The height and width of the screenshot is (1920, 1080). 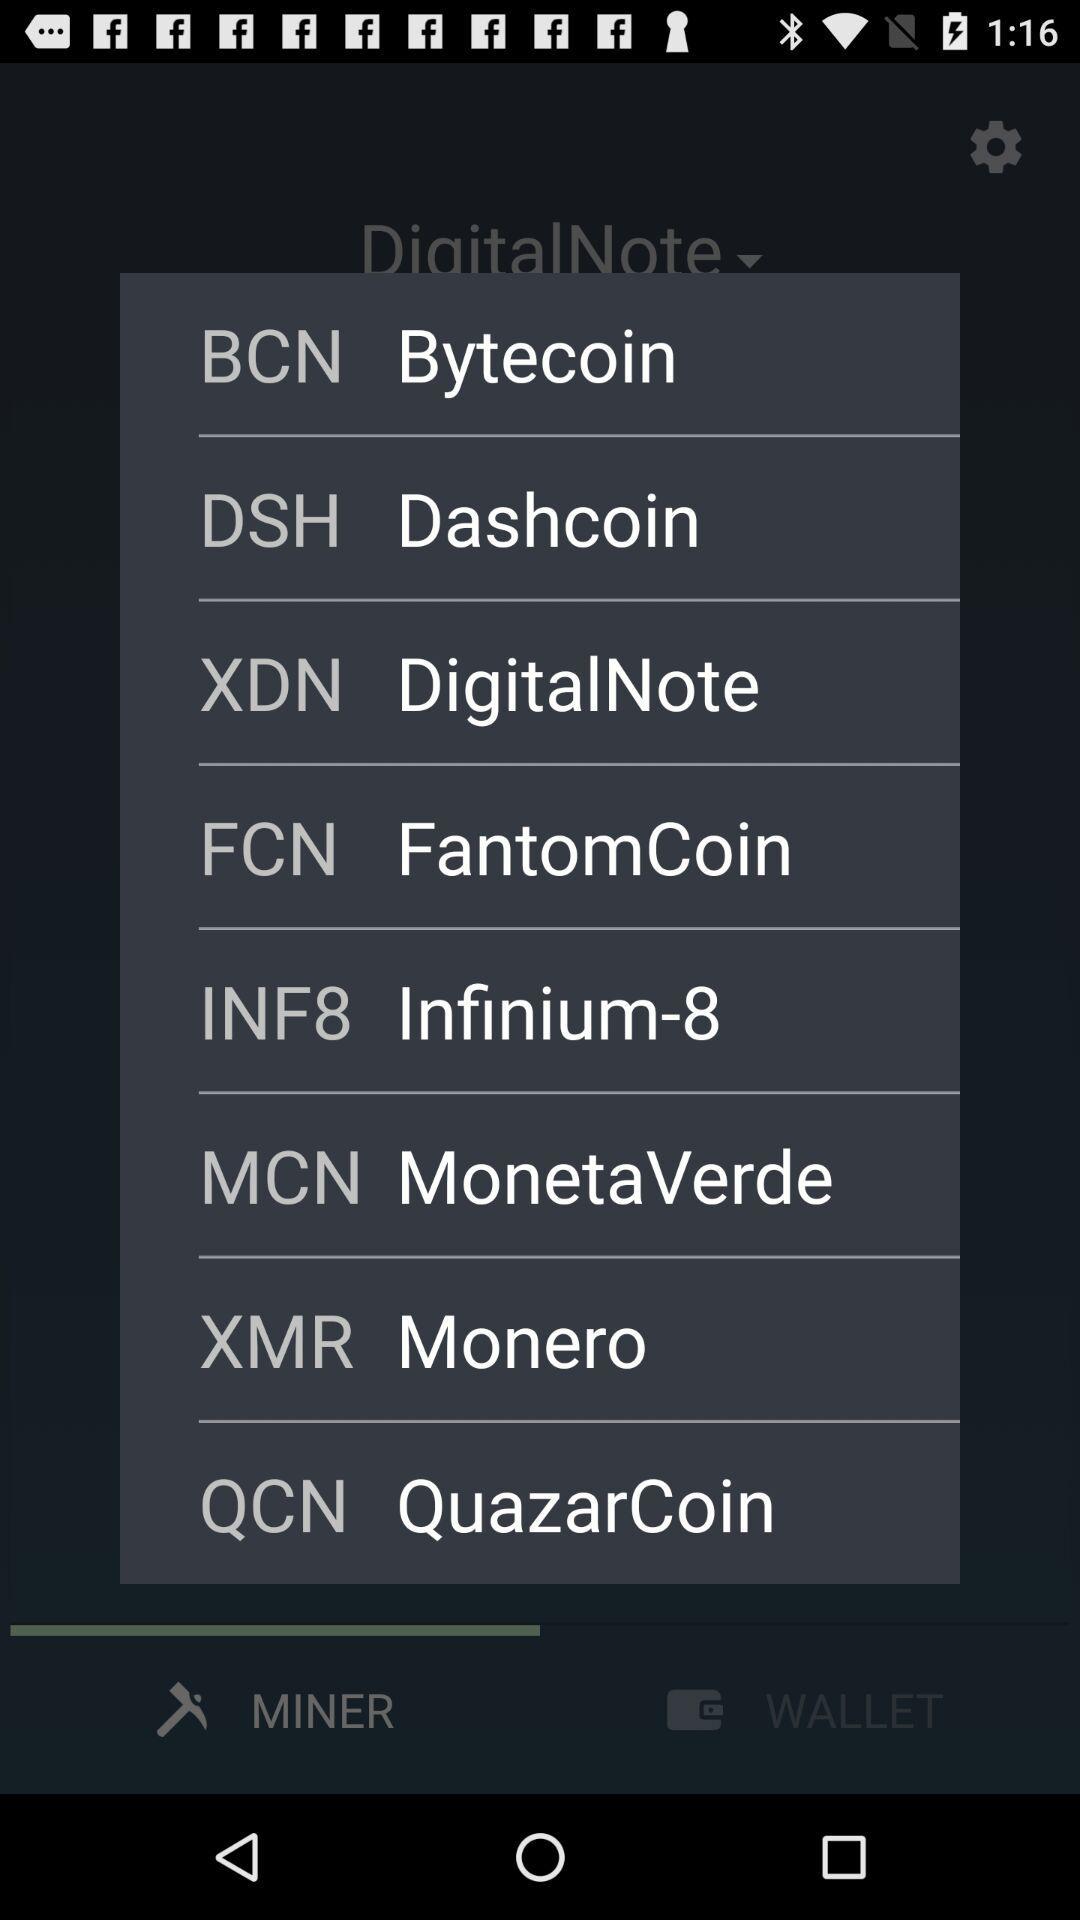 What do you see at coordinates (297, 517) in the screenshot?
I see `icon below the bcn app` at bounding box center [297, 517].